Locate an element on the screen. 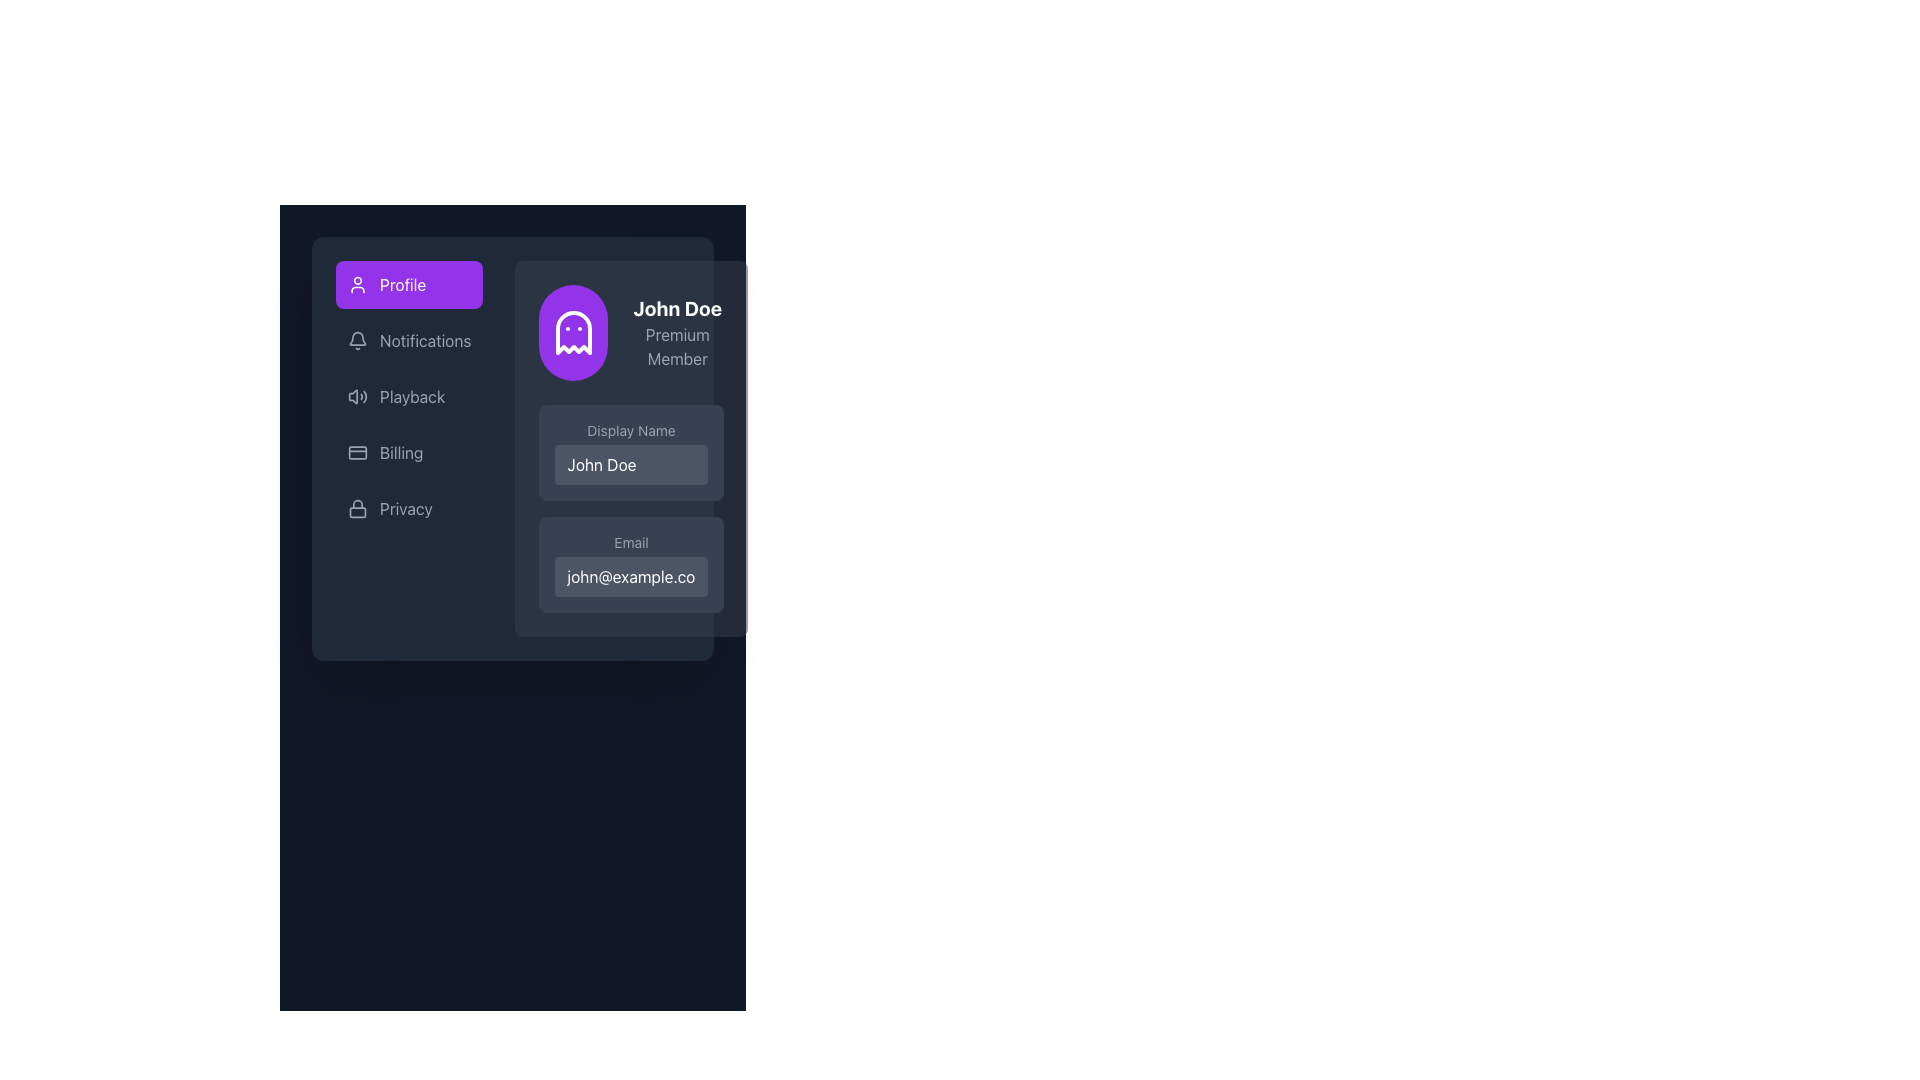 This screenshot has width=1920, height=1080. the 'Playback' text label located in the sidebar menu is located at coordinates (411, 397).